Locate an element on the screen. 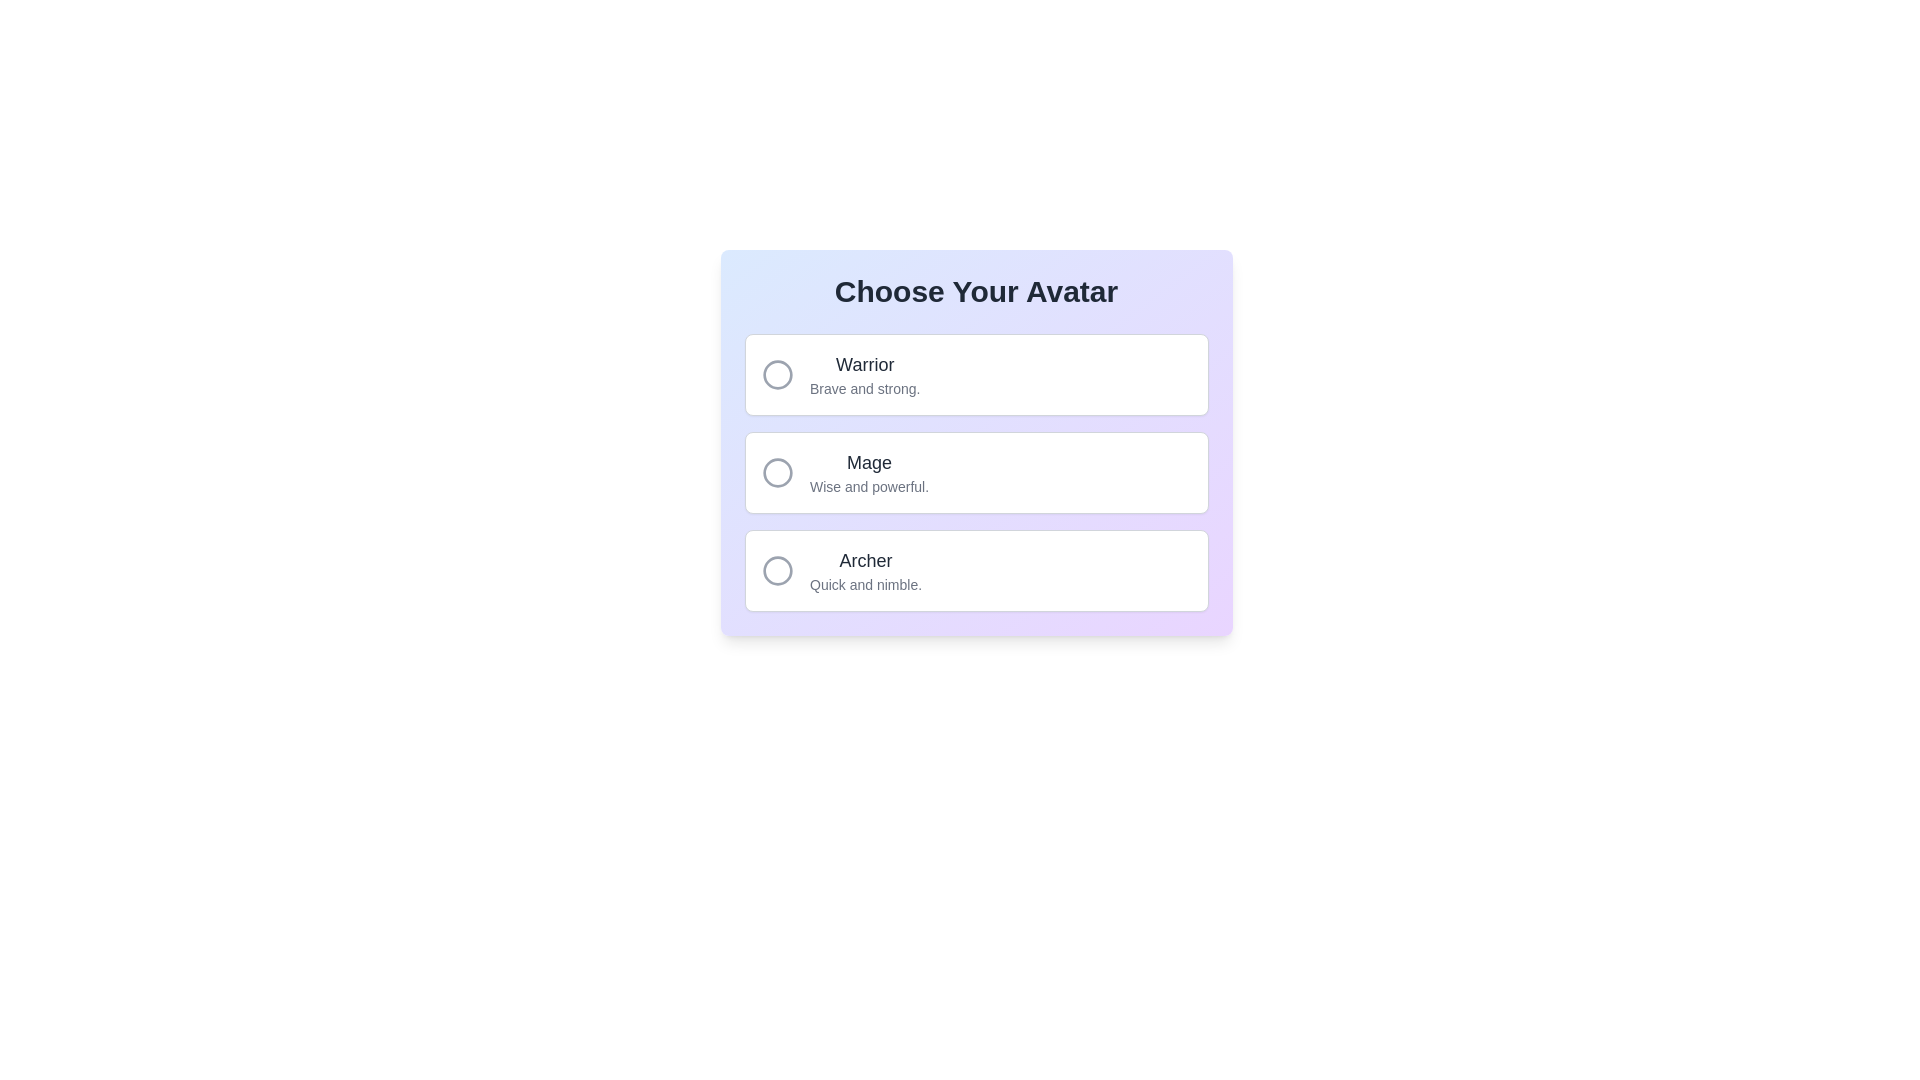 The width and height of the screenshot is (1920, 1080). text element labeled 'Mage' which has a bold style and is positioned between 'Warrior' and 'Archer' in a vertical list is located at coordinates (868, 473).